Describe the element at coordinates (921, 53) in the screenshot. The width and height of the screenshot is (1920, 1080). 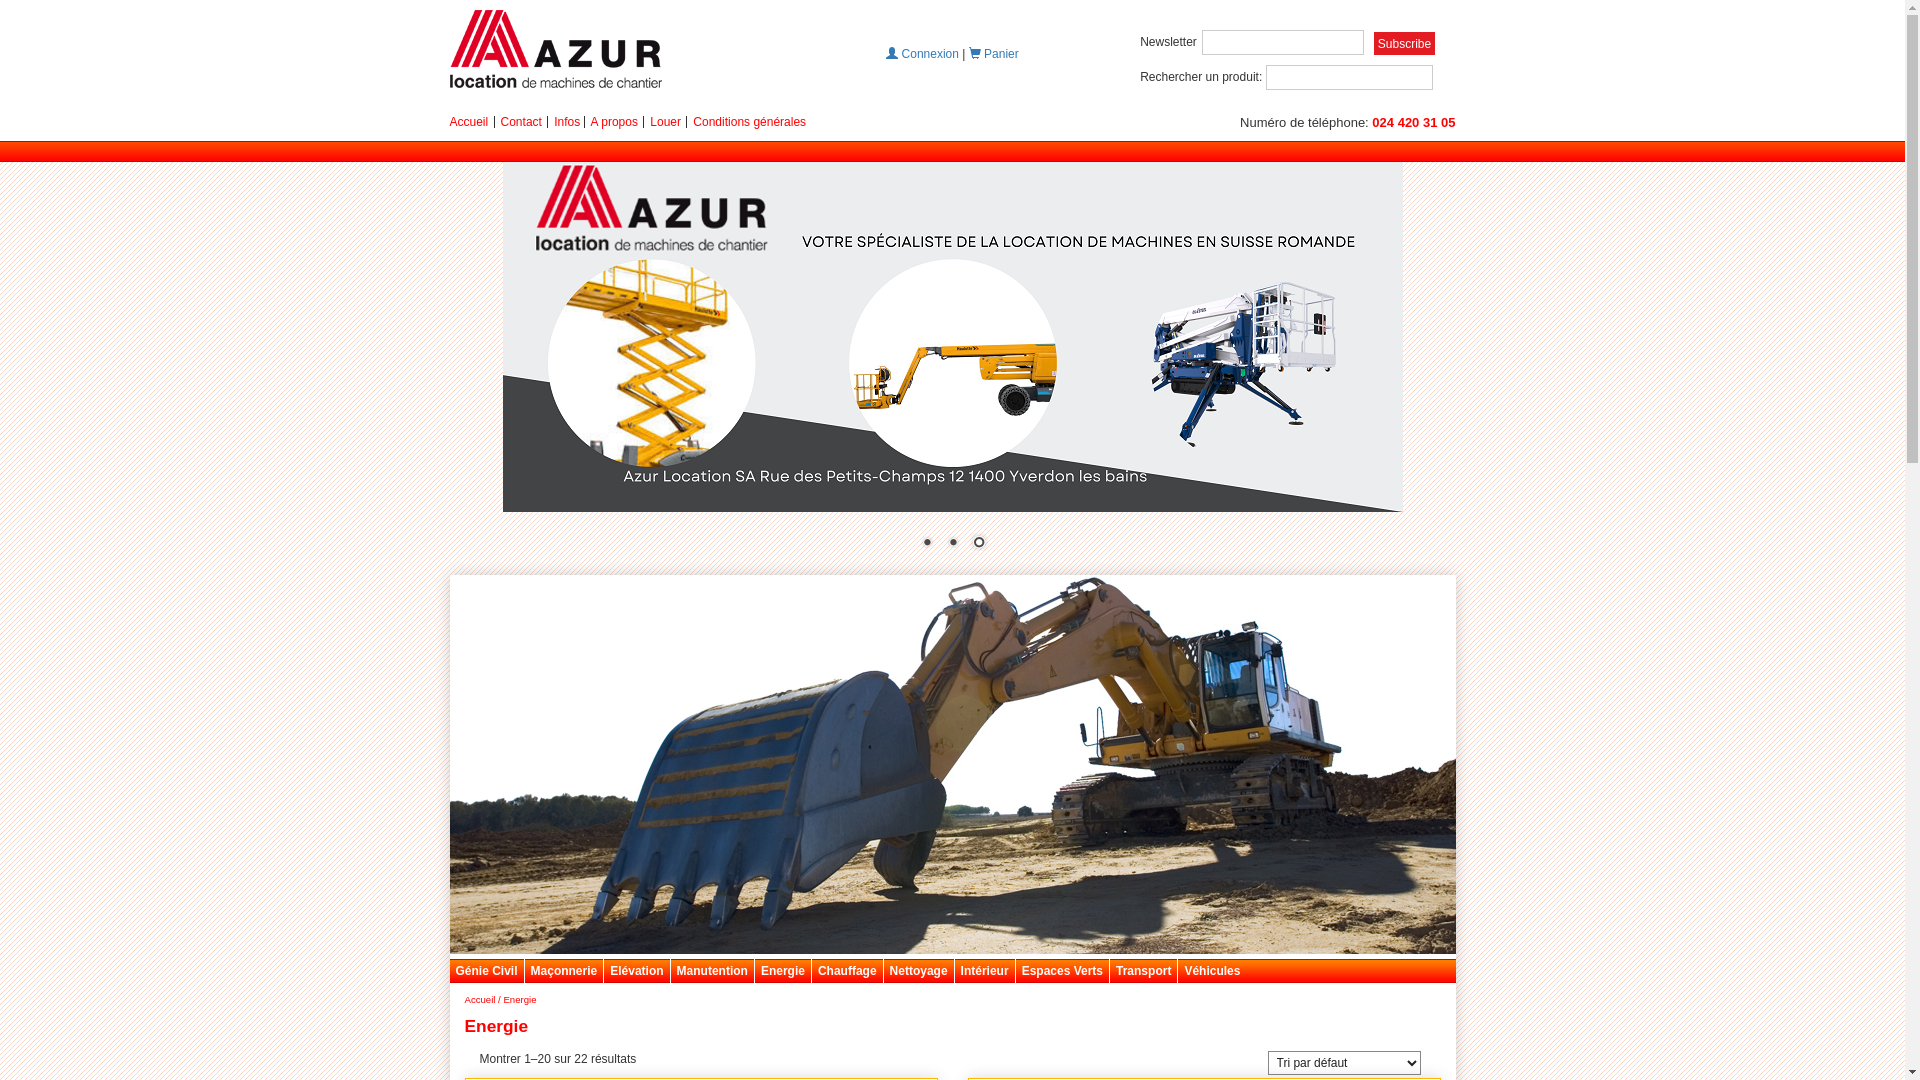
I see `'Connexion'` at that location.